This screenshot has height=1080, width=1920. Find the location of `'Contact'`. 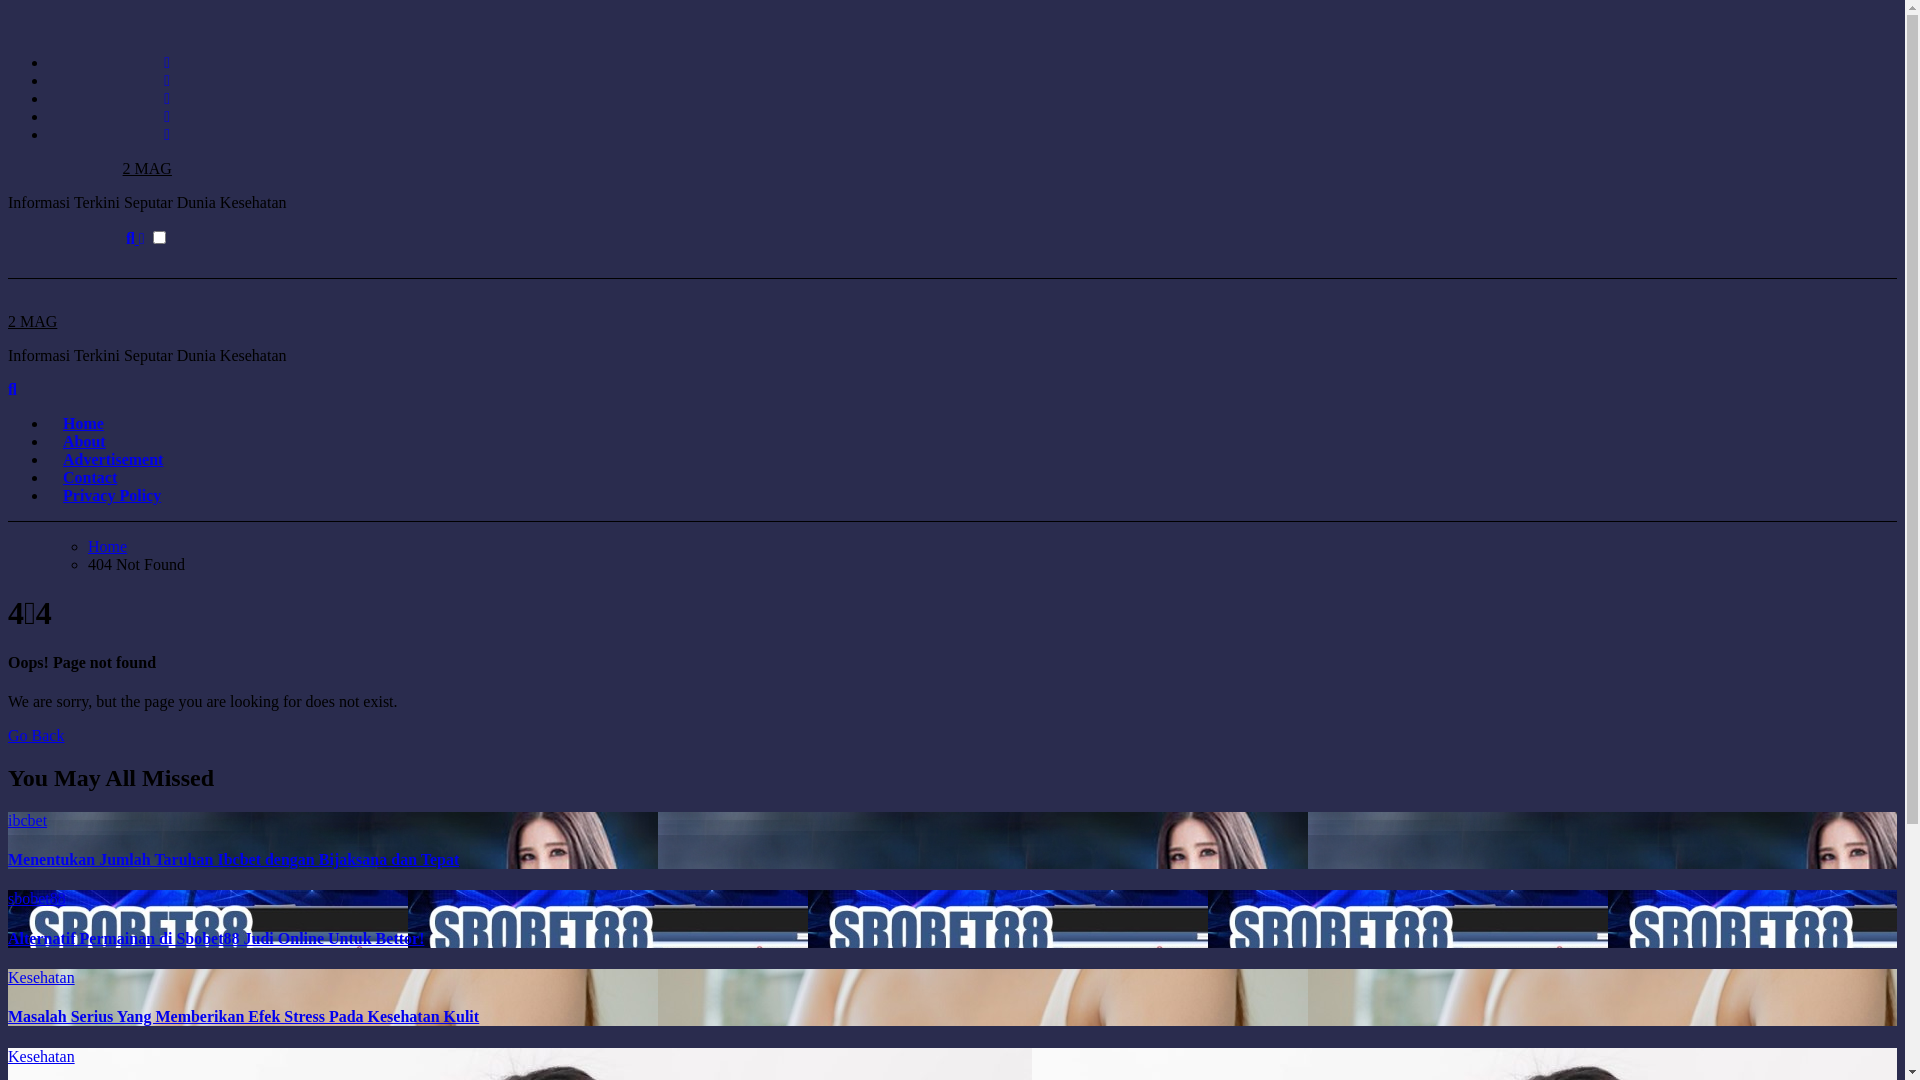

'Contact' is located at coordinates (89, 477).